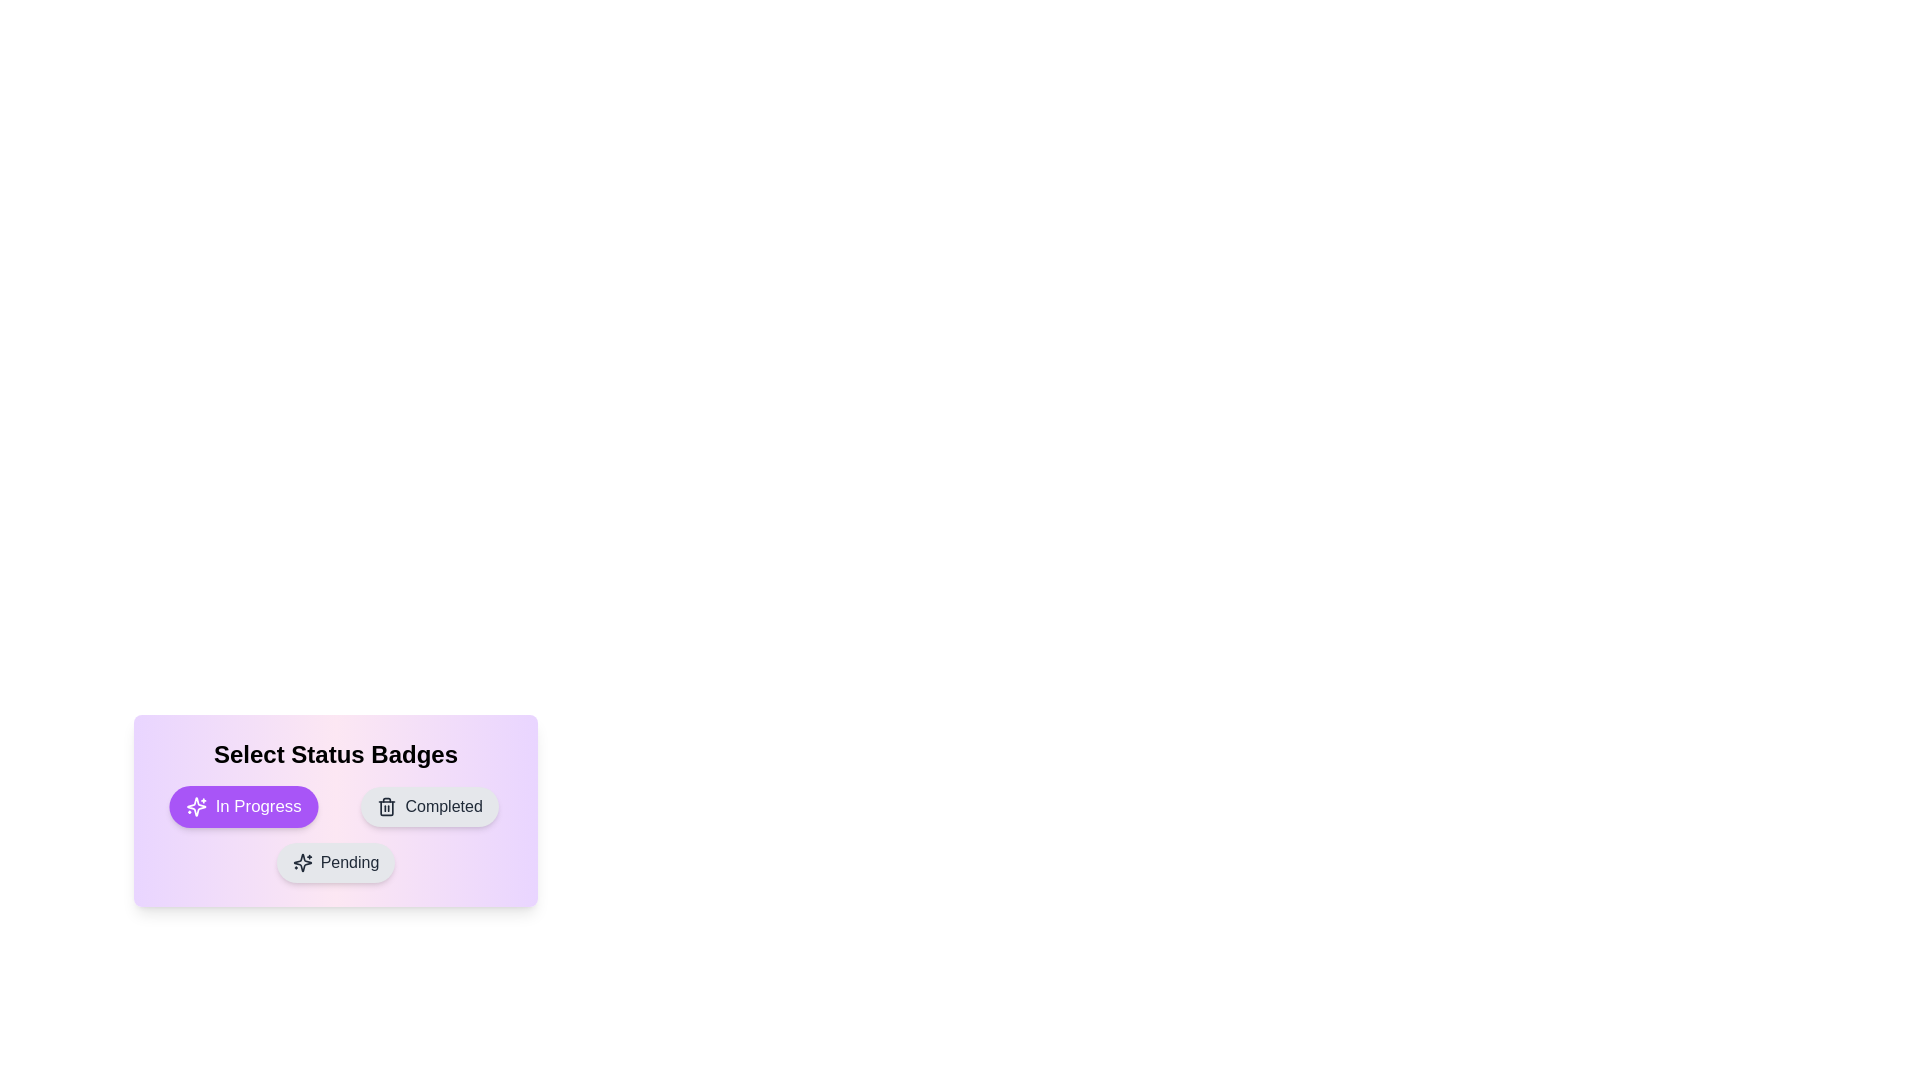 The image size is (1920, 1080). I want to click on the container area of the badge list, so click(336, 810).